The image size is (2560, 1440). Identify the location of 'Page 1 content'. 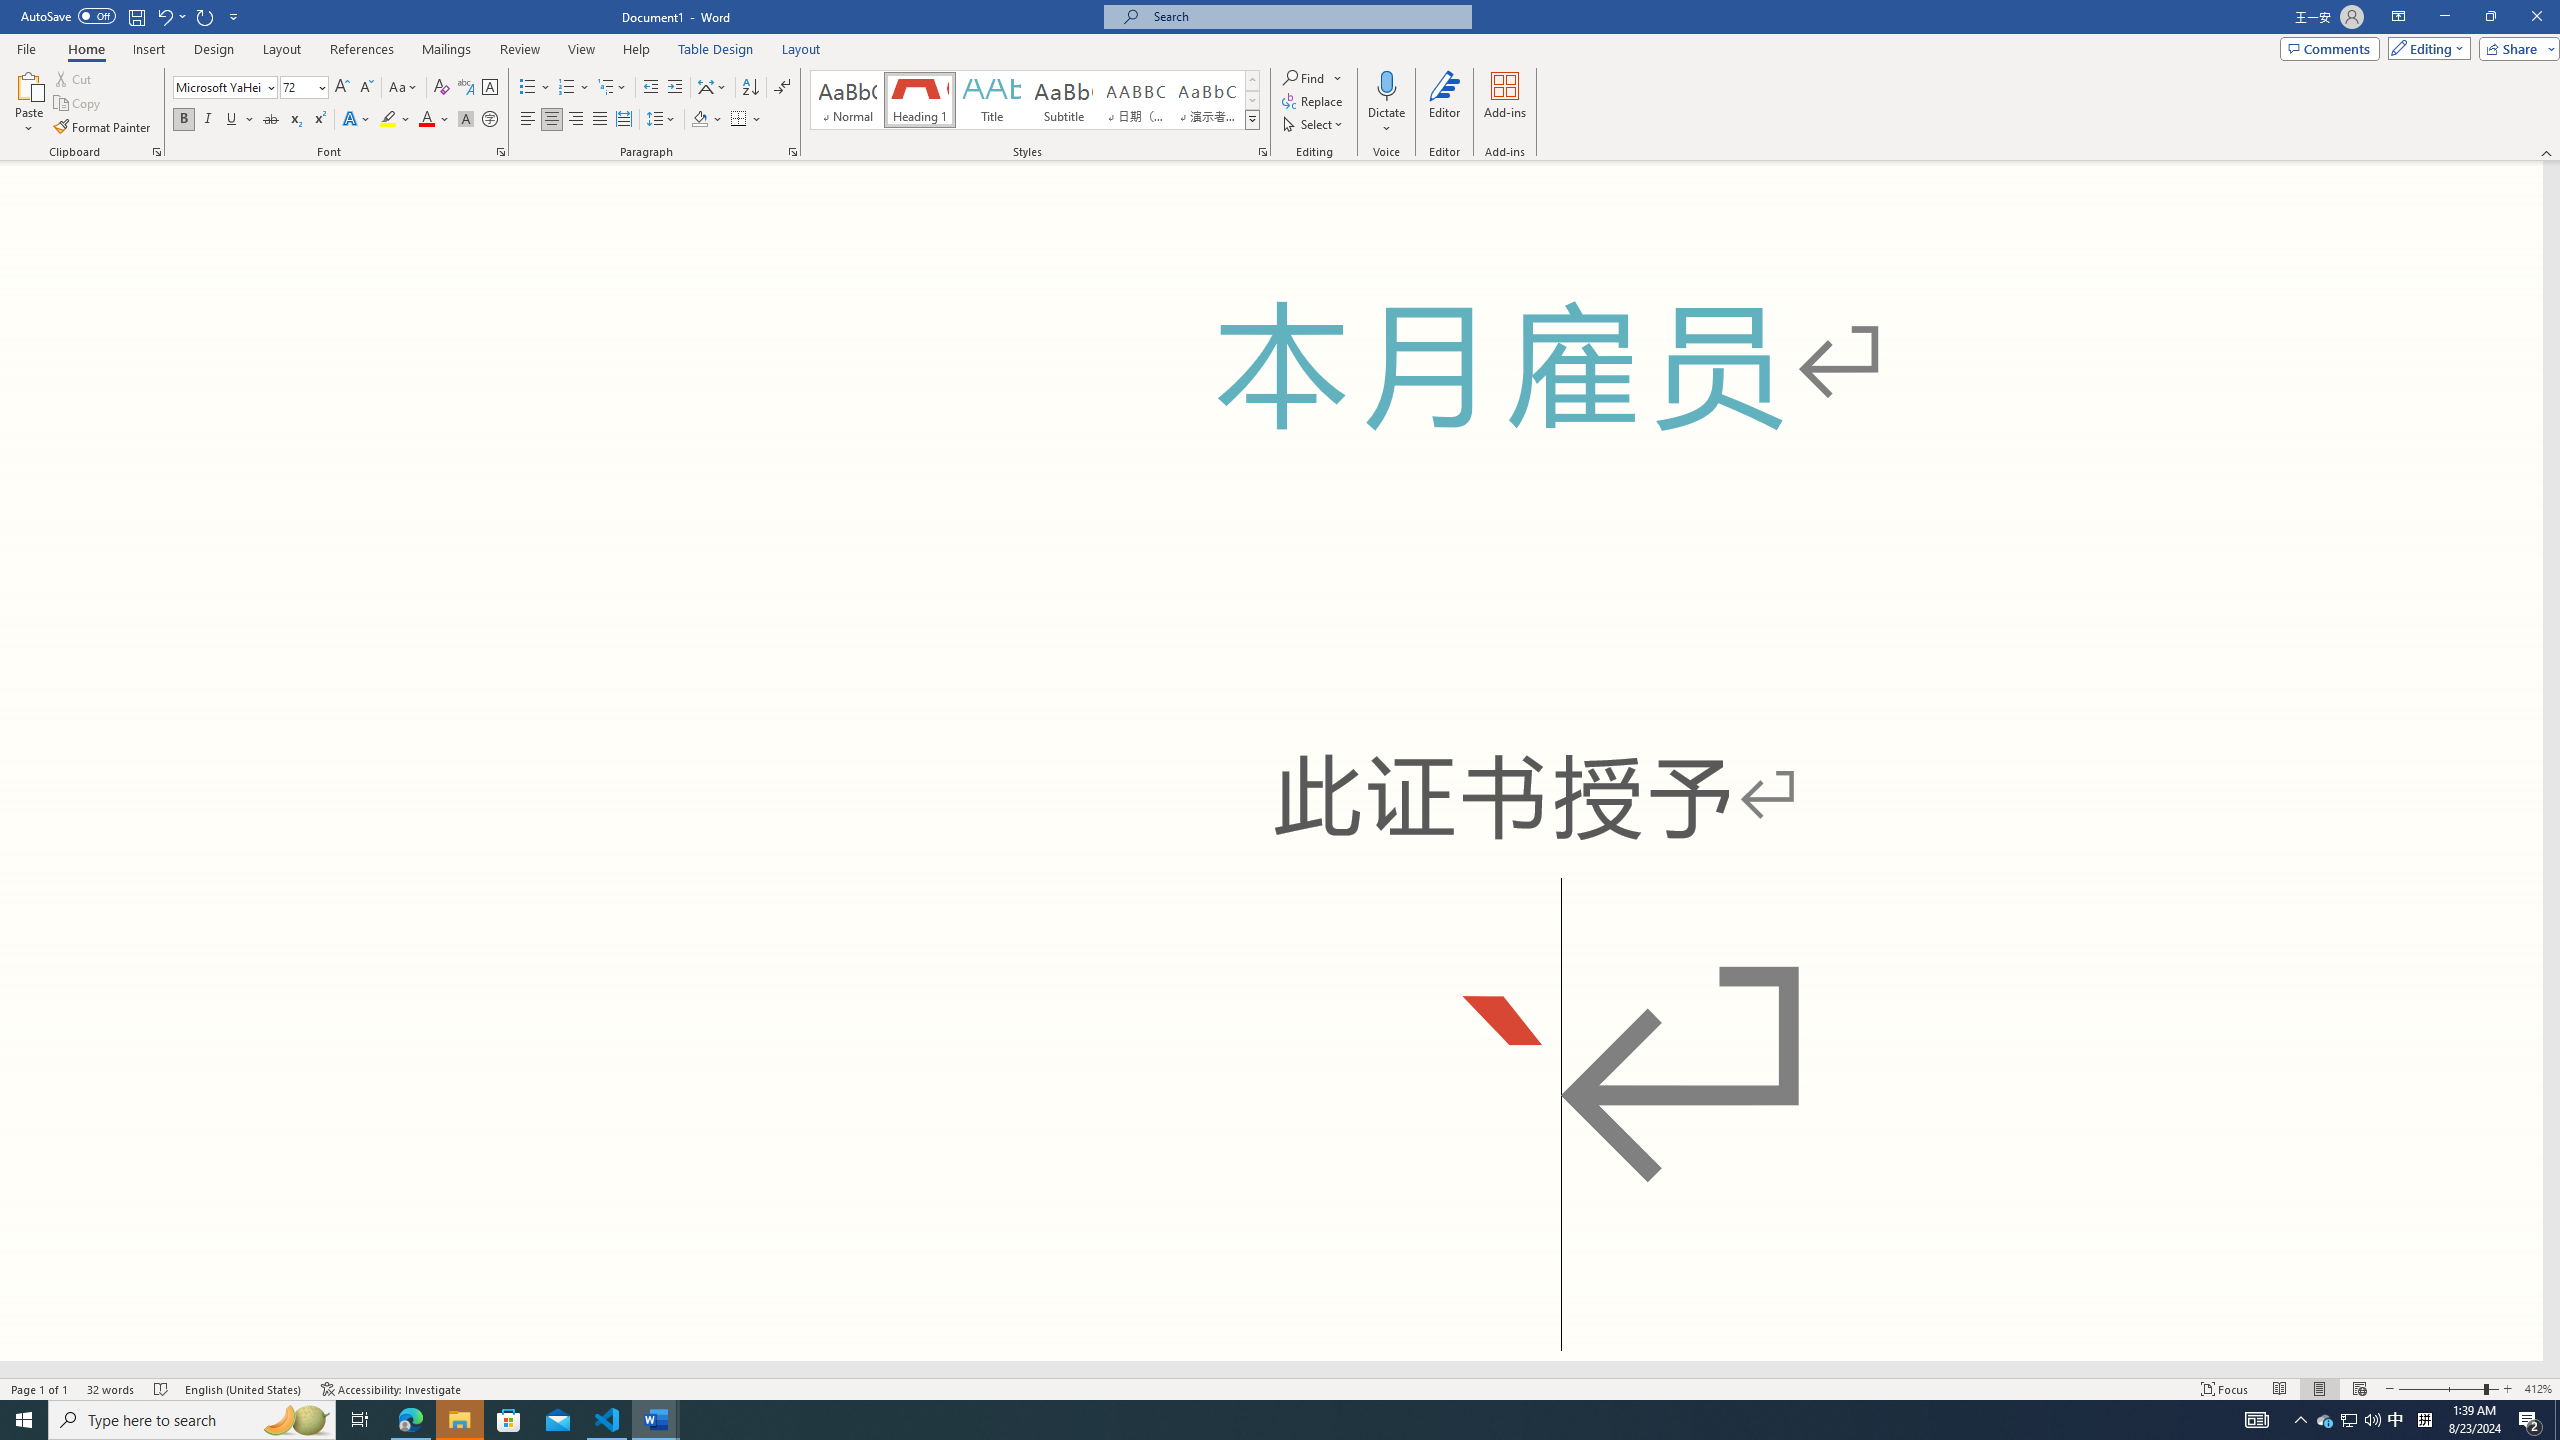
(1271, 761).